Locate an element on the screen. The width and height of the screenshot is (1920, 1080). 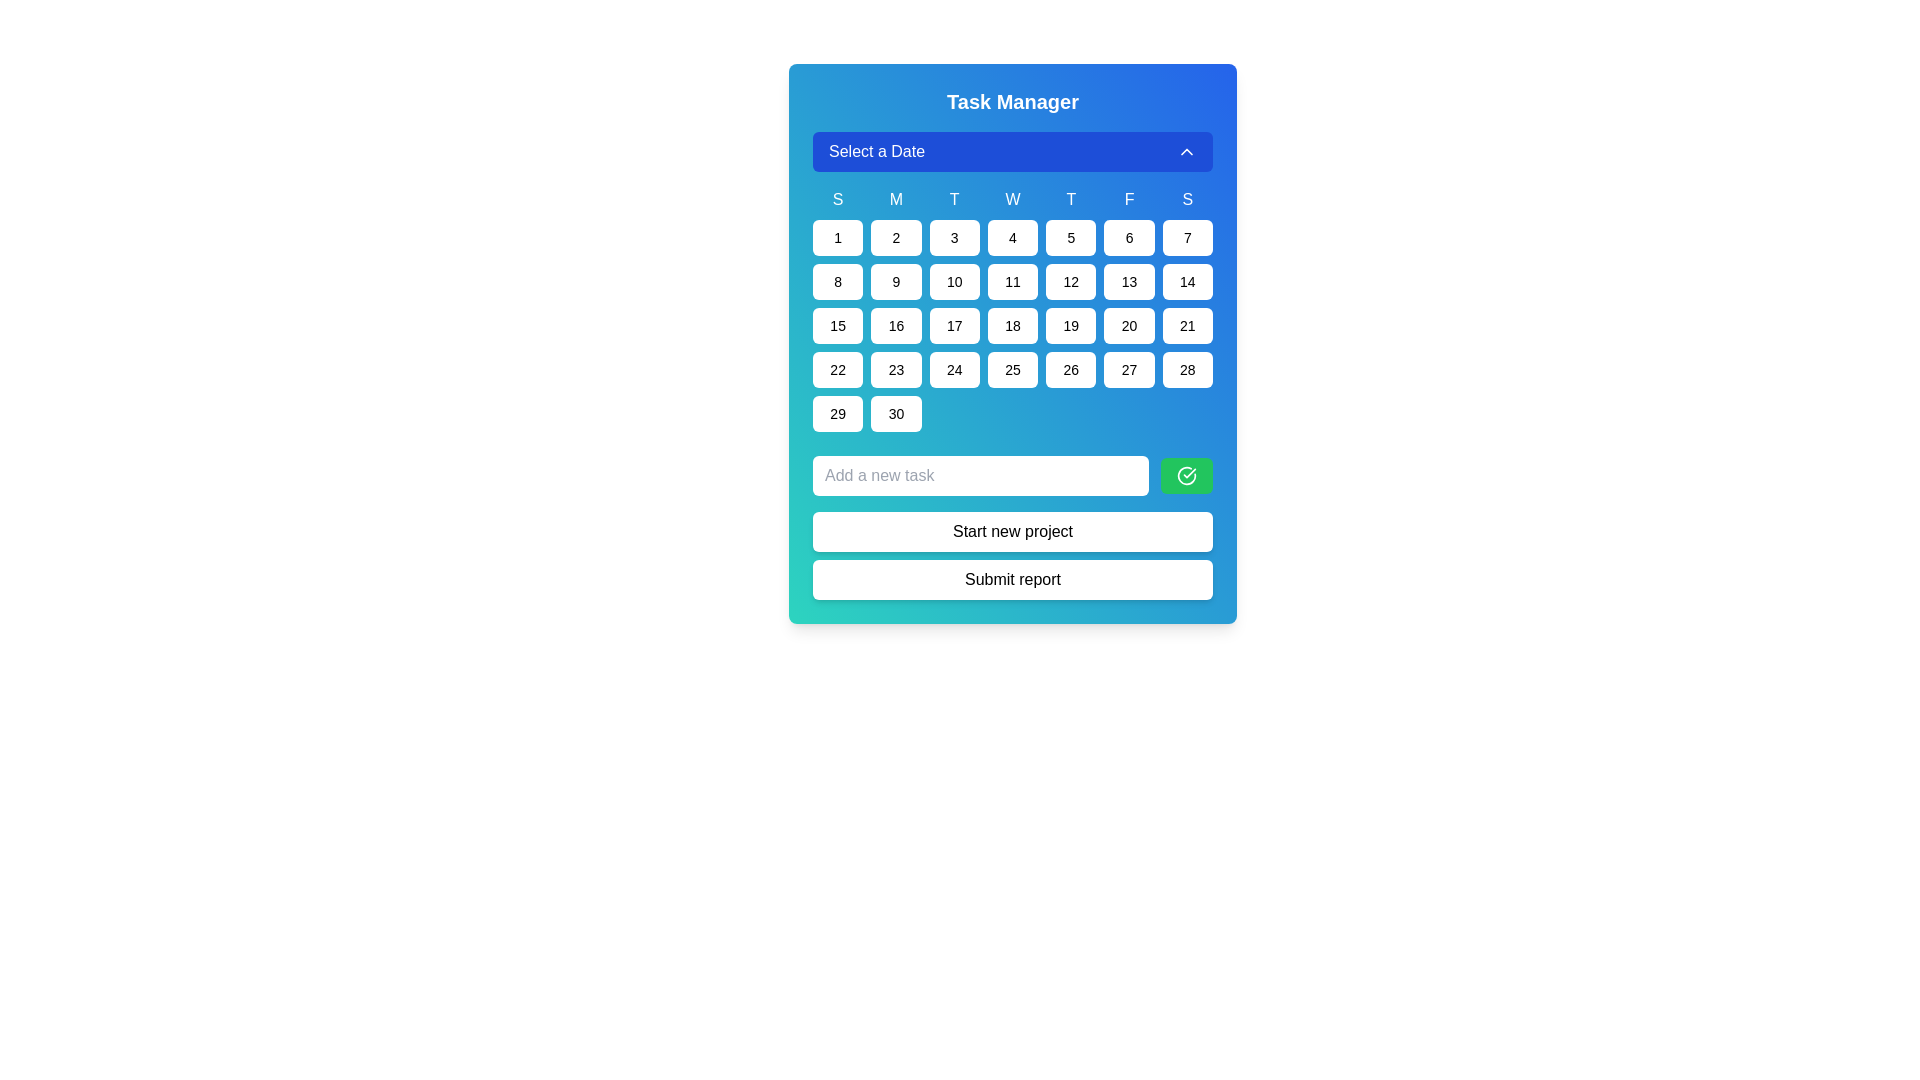
the icon located to the right of the text within the 'Select a Date' dropdown button is located at coordinates (1186, 150).